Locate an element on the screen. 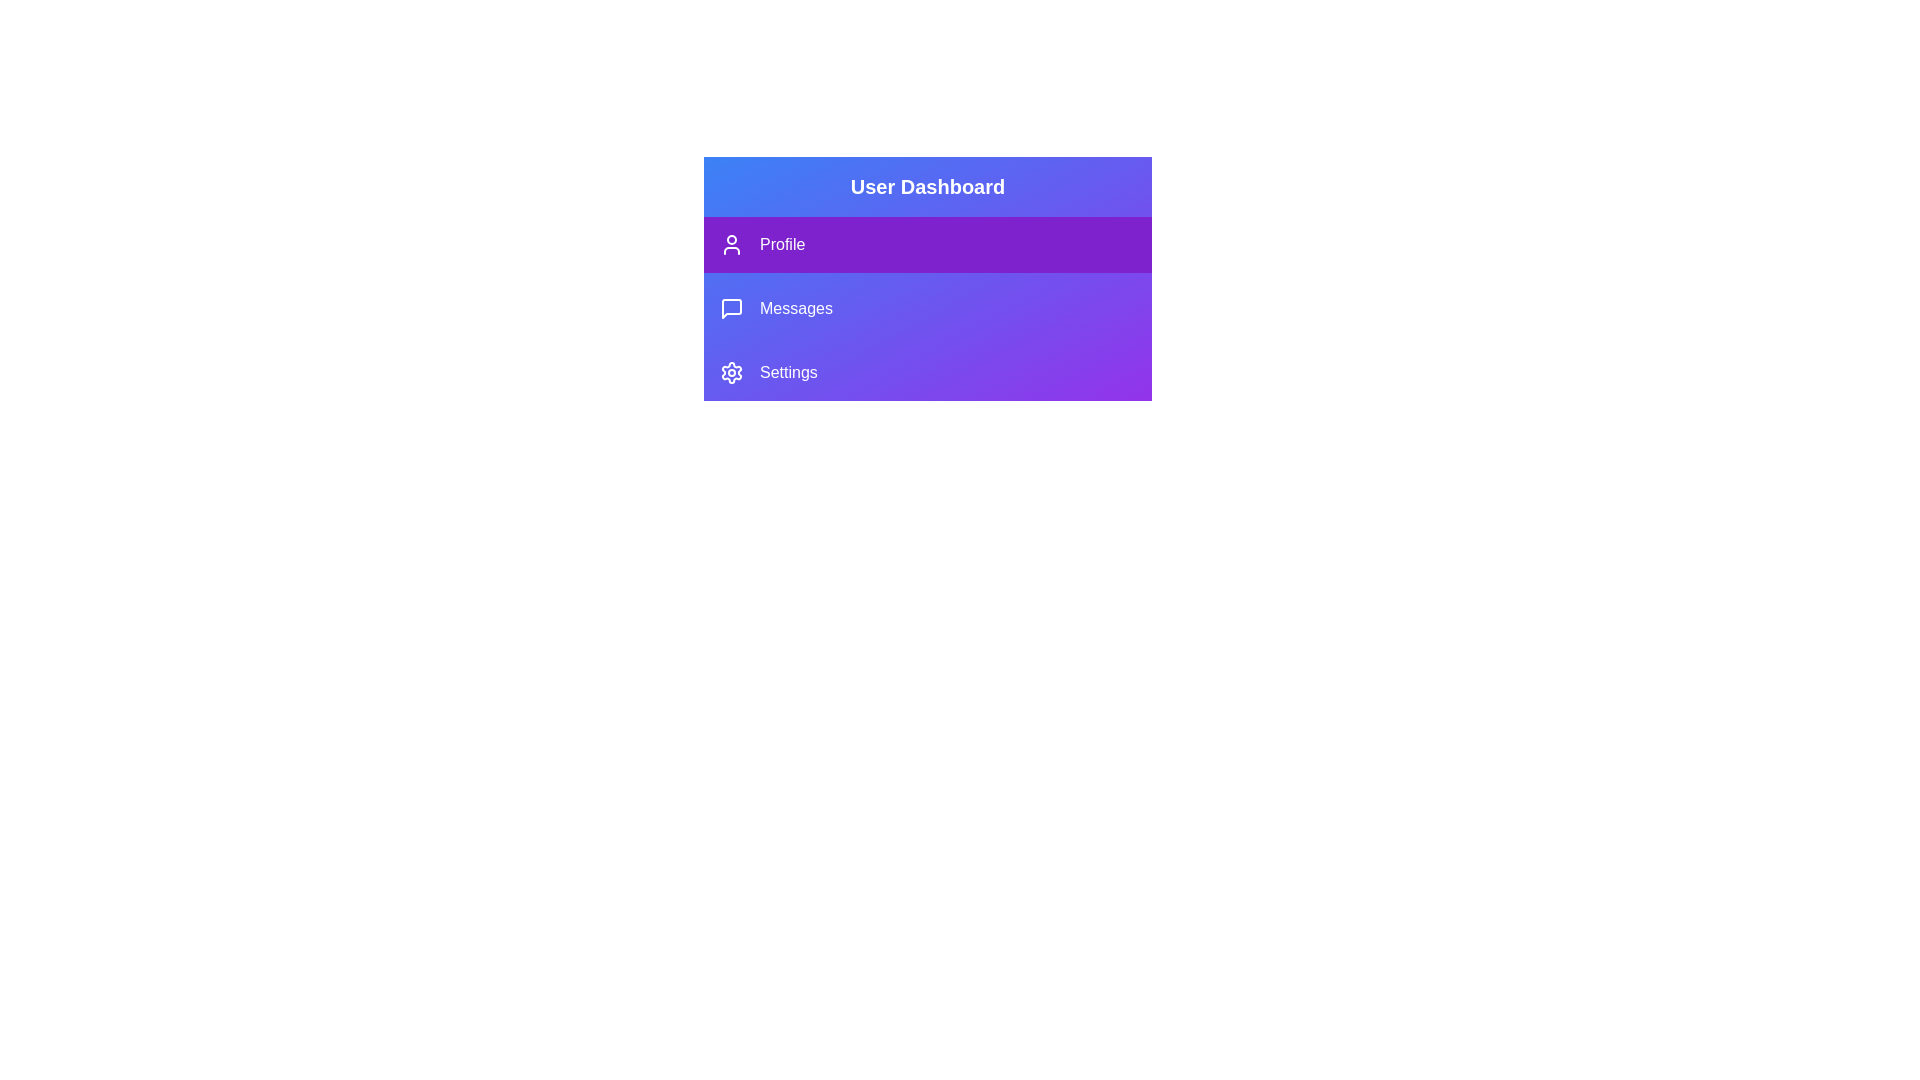 The width and height of the screenshot is (1920, 1080). the icon next to the menu item Messages is located at coordinates (730, 308).